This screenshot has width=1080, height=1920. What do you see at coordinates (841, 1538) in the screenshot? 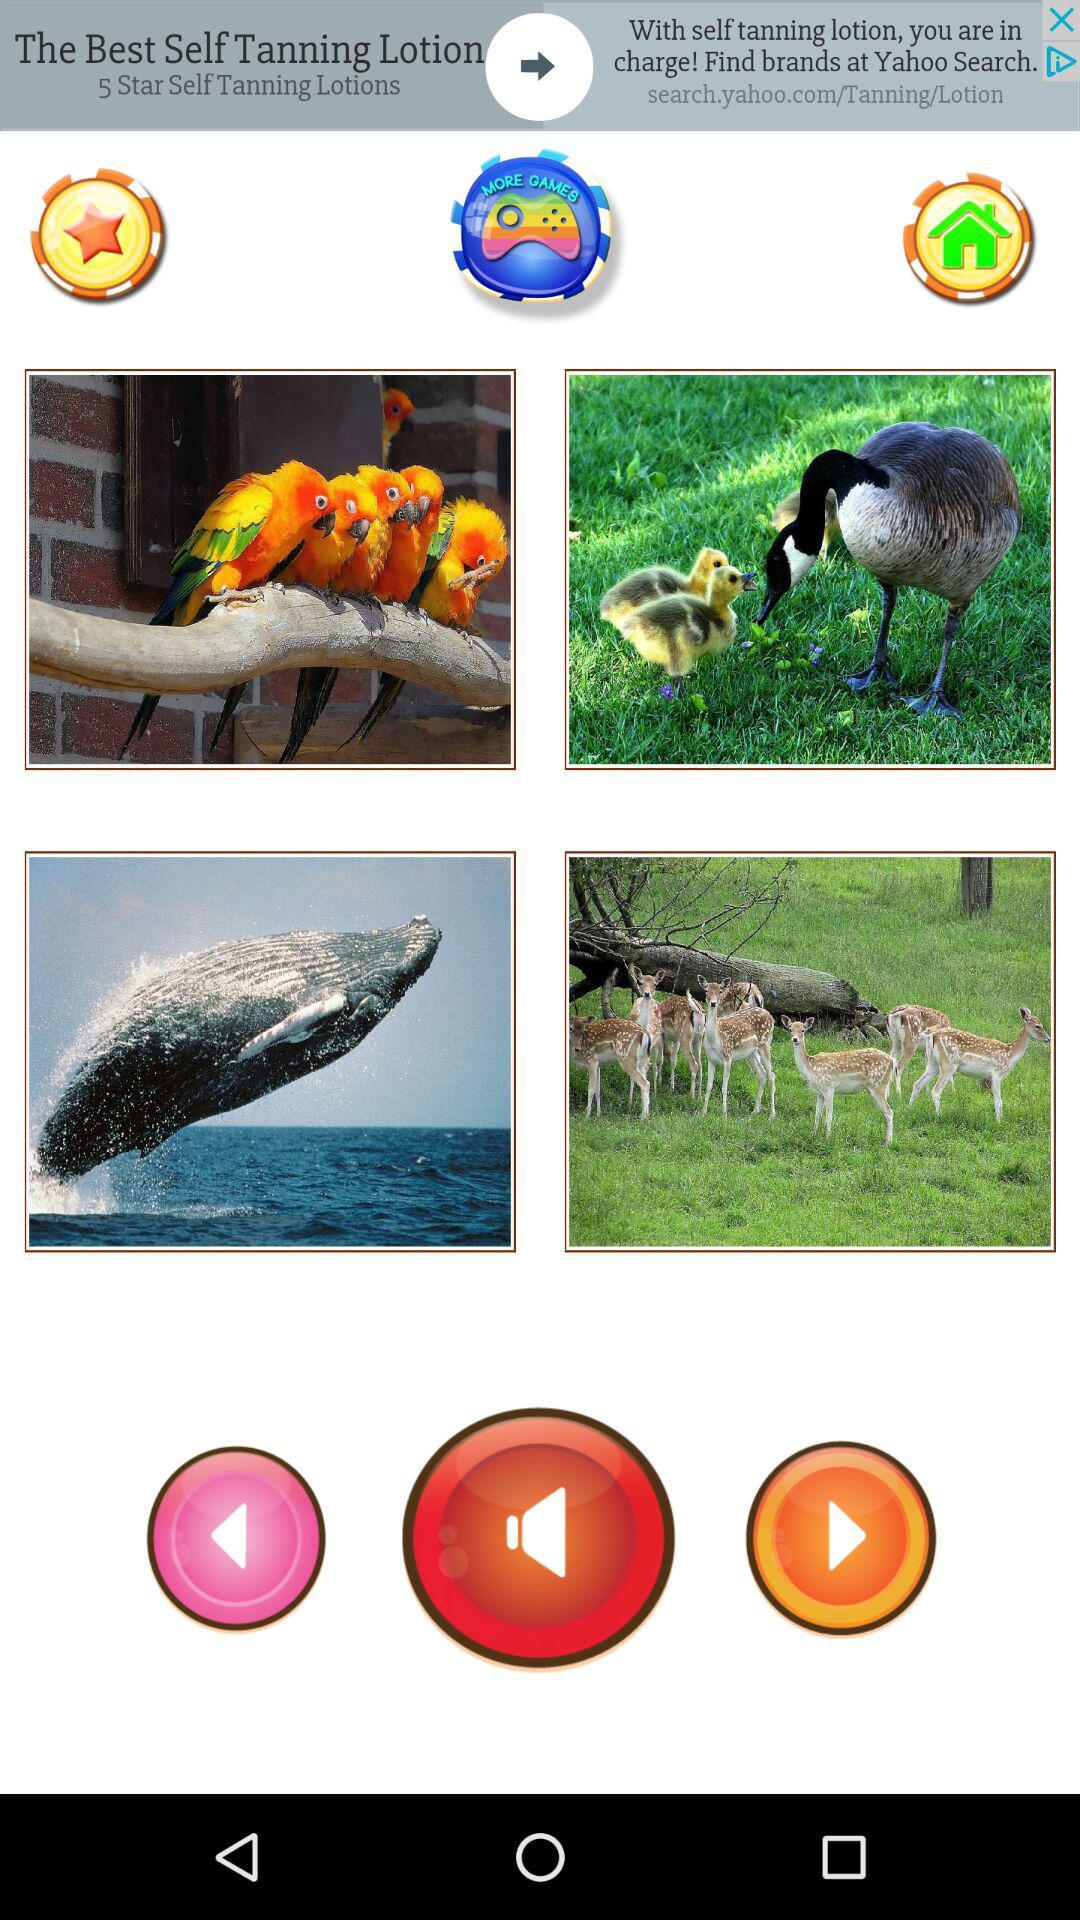
I see `next page` at bounding box center [841, 1538].